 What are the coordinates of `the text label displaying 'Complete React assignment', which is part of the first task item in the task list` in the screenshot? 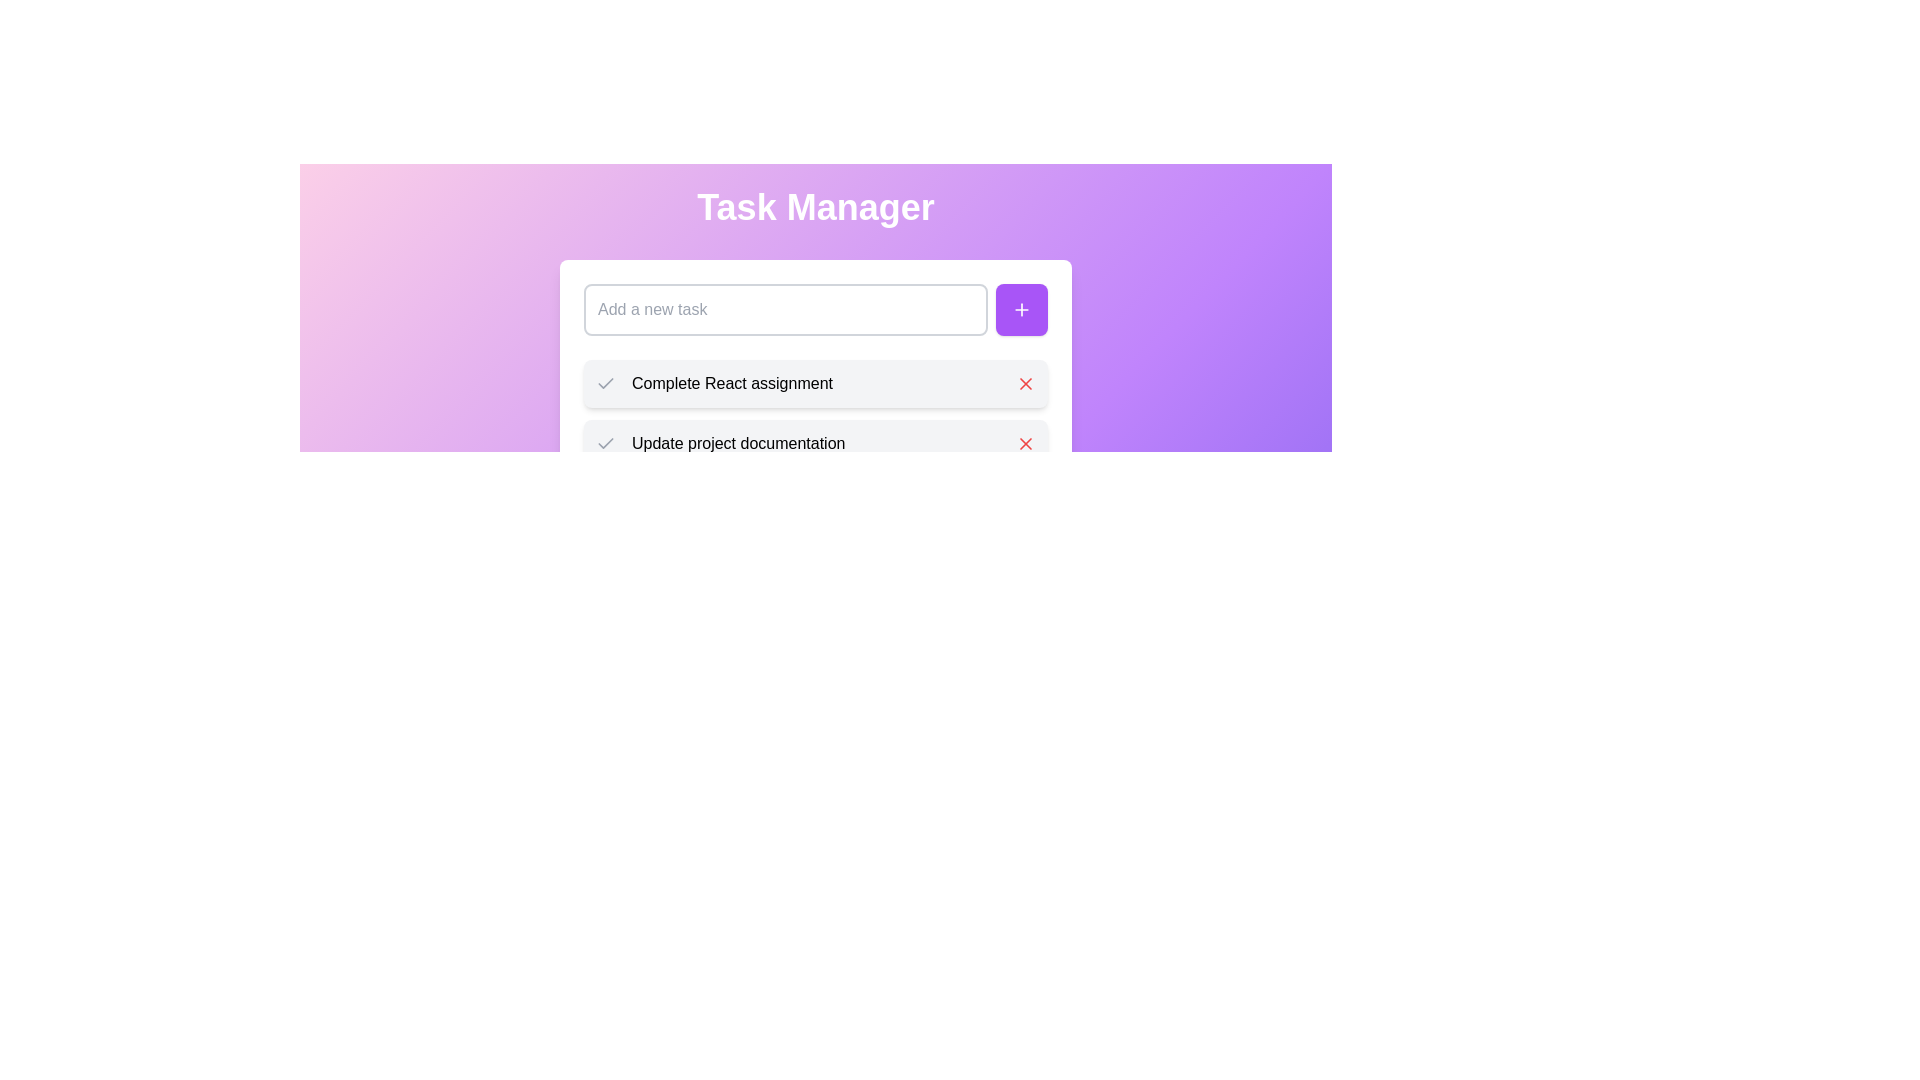 It's located at (824, 384).